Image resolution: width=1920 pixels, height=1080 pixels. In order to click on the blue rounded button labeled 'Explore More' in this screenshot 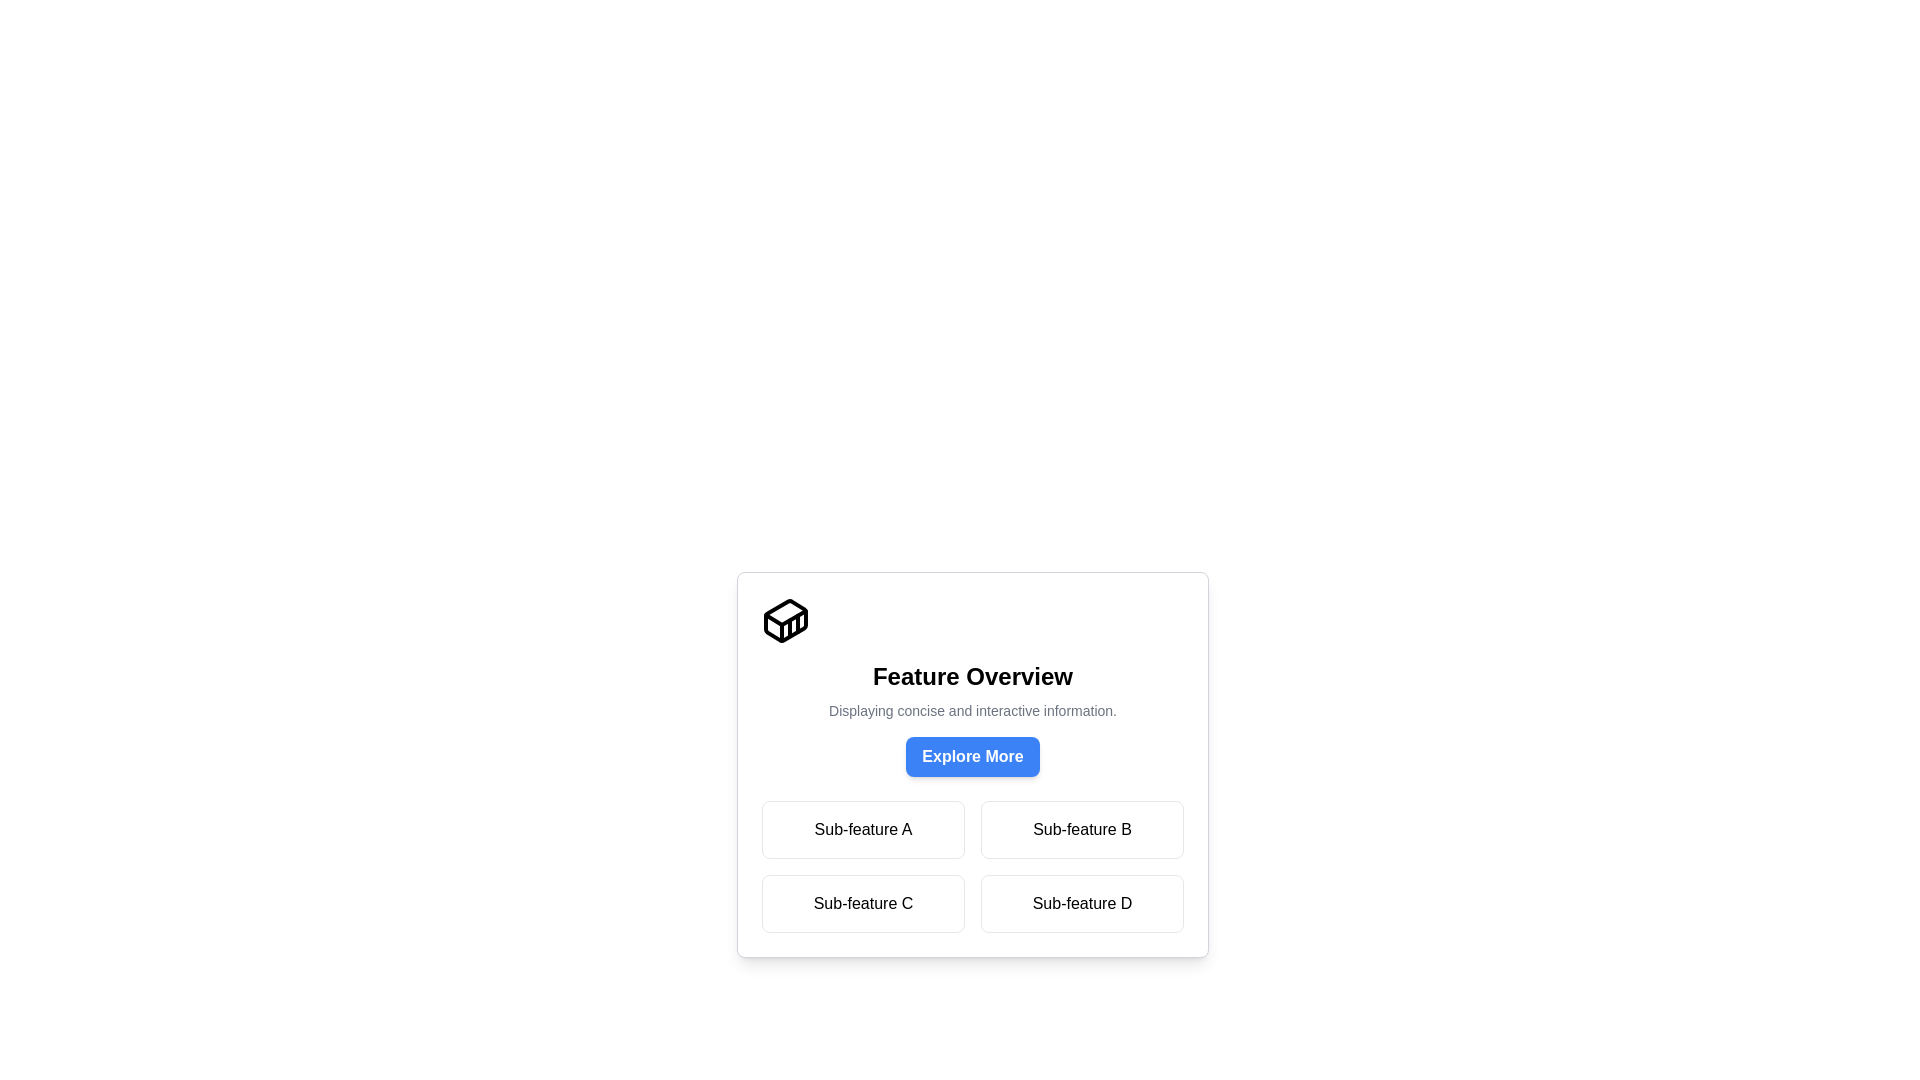, I will do `click(973, 756)`.